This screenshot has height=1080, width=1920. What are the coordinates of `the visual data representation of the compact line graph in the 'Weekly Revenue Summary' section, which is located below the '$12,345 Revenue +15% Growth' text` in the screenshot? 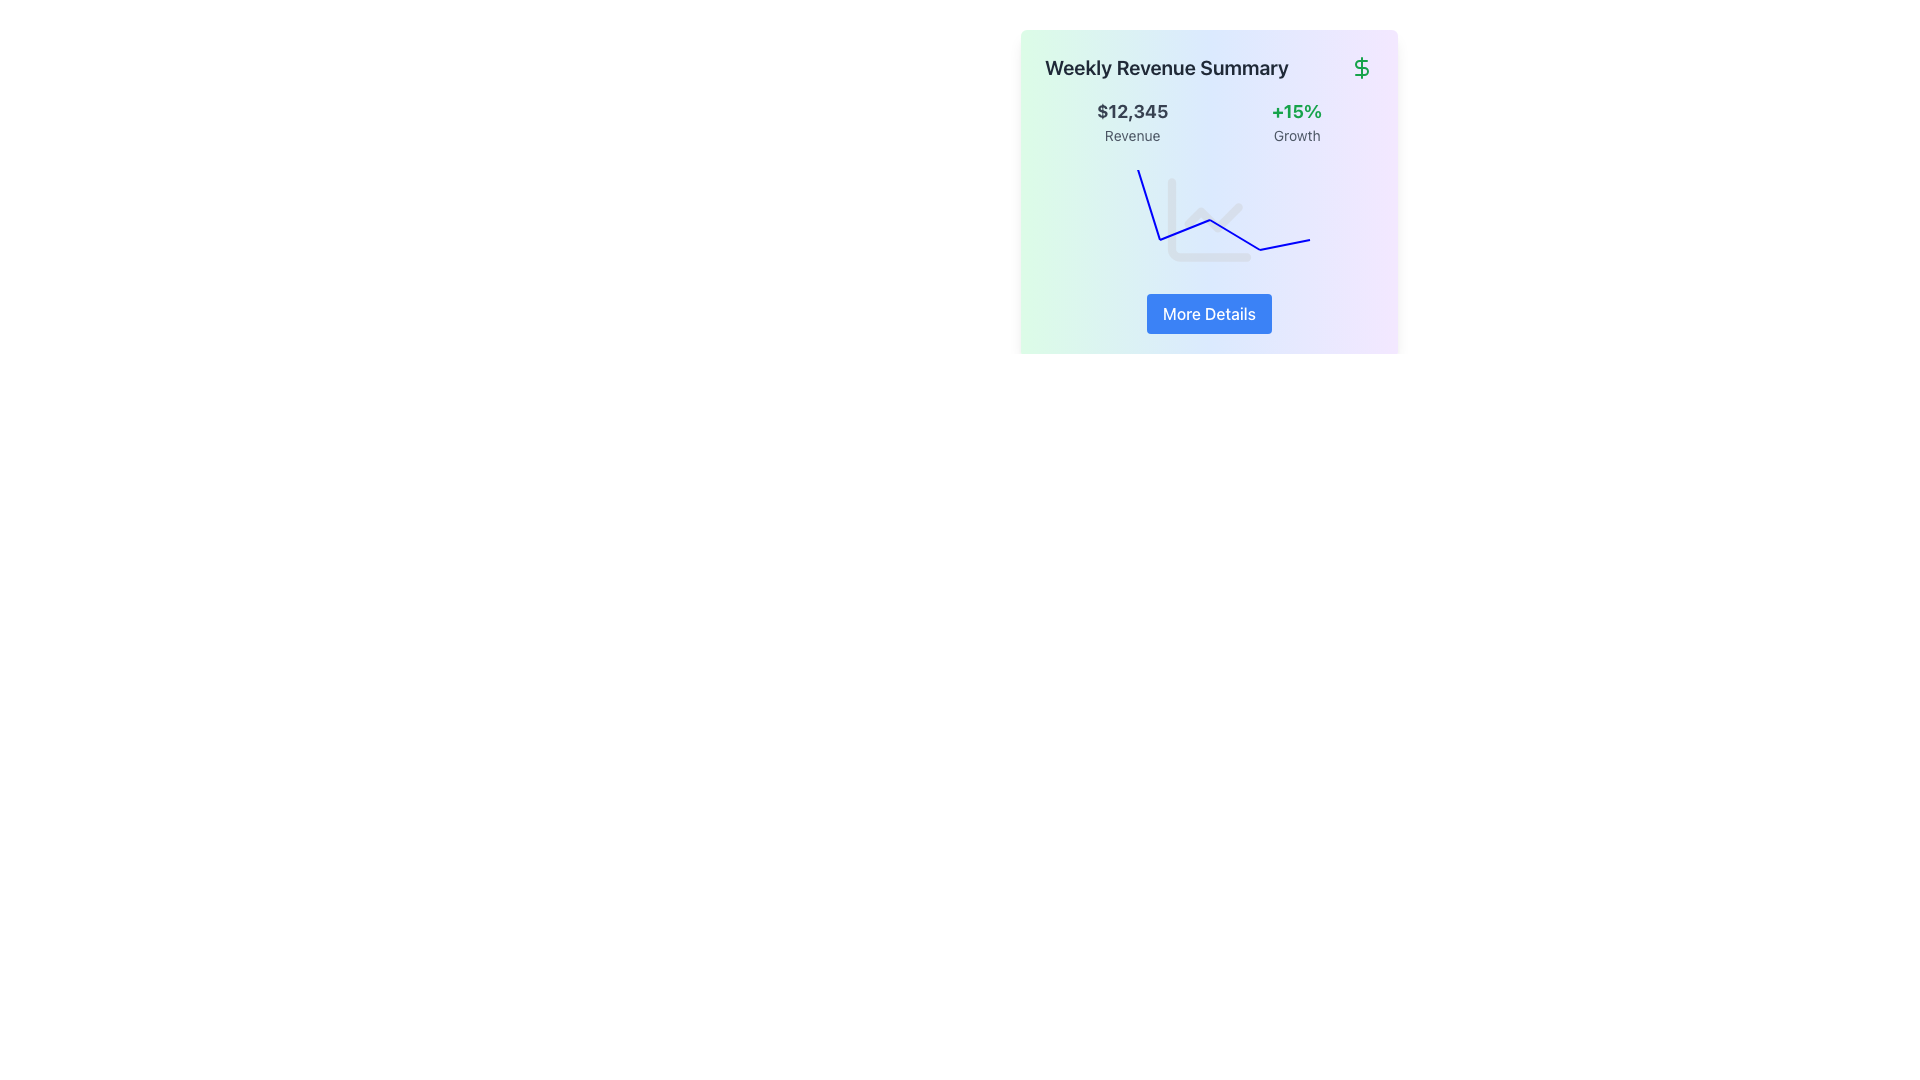 It's located at (1208, 219).